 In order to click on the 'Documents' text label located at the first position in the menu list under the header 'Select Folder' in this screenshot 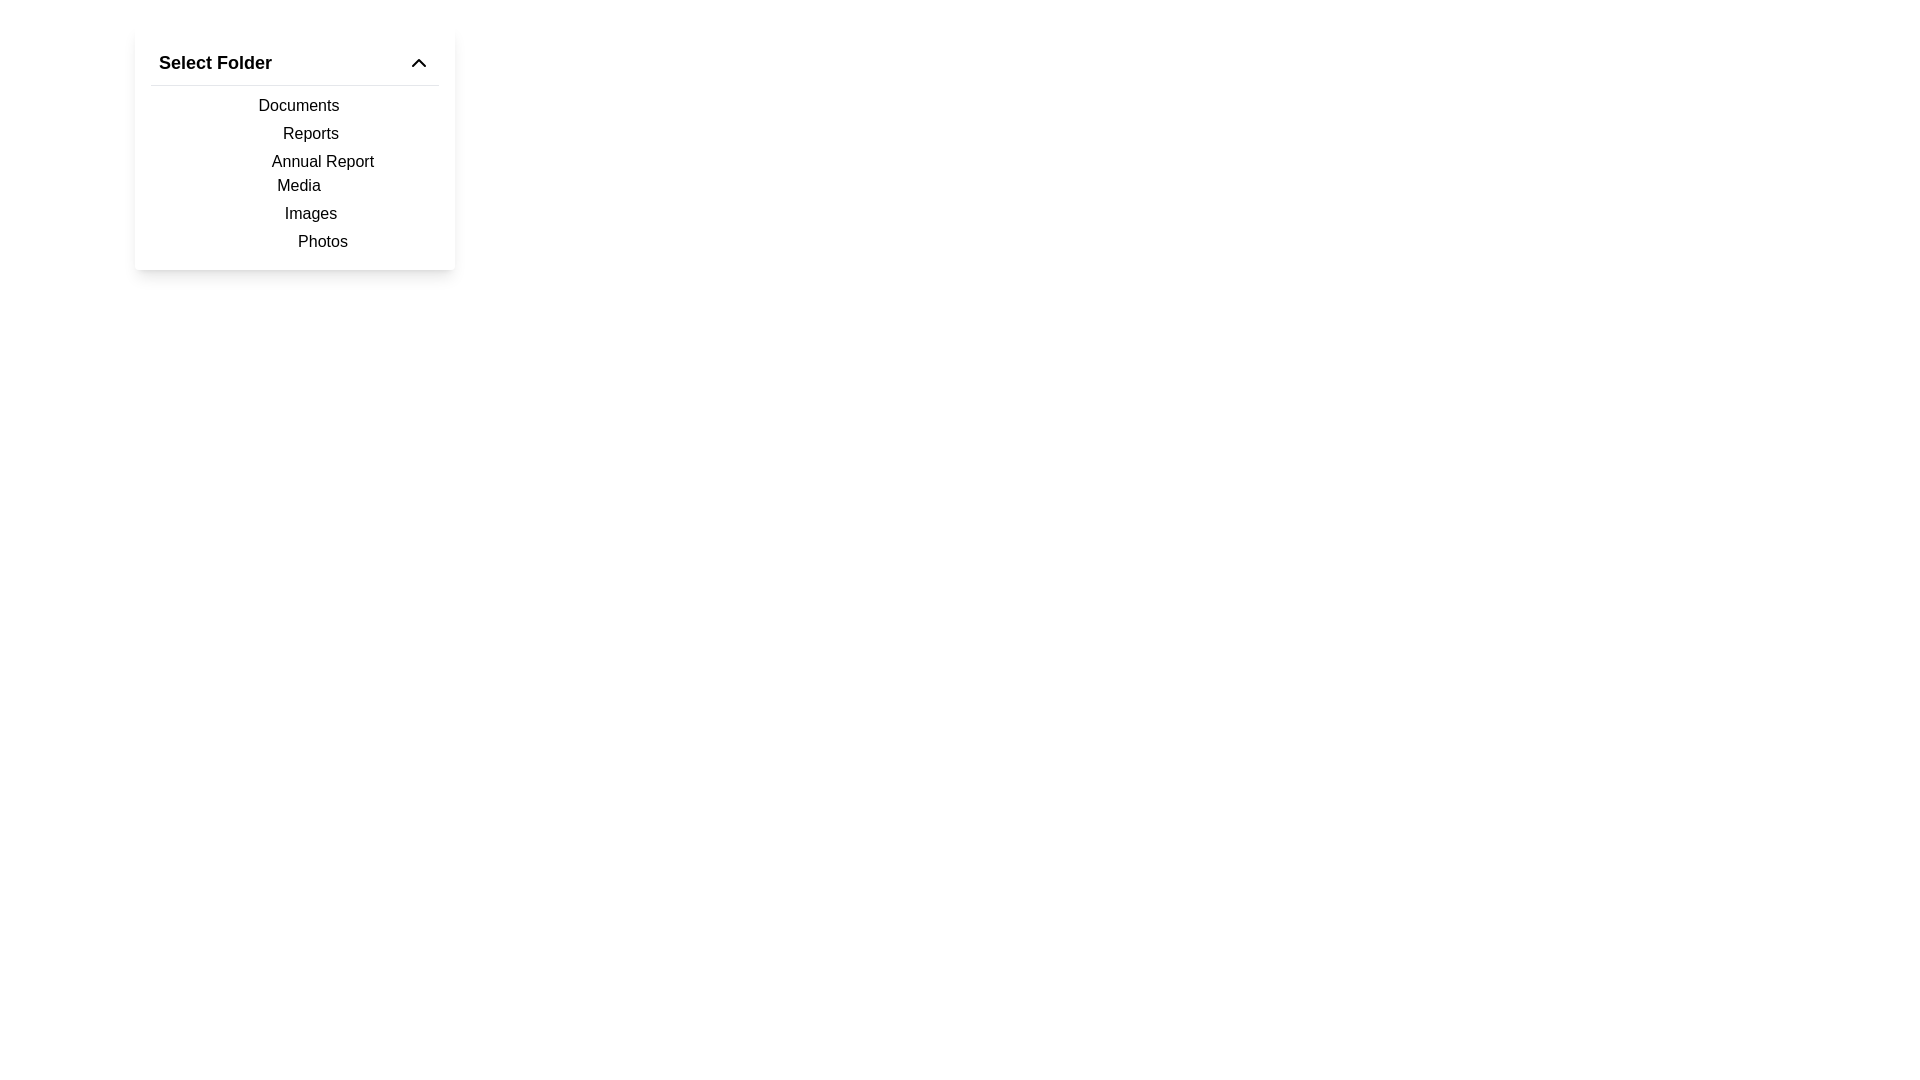, I will do `click(297, 105)`.